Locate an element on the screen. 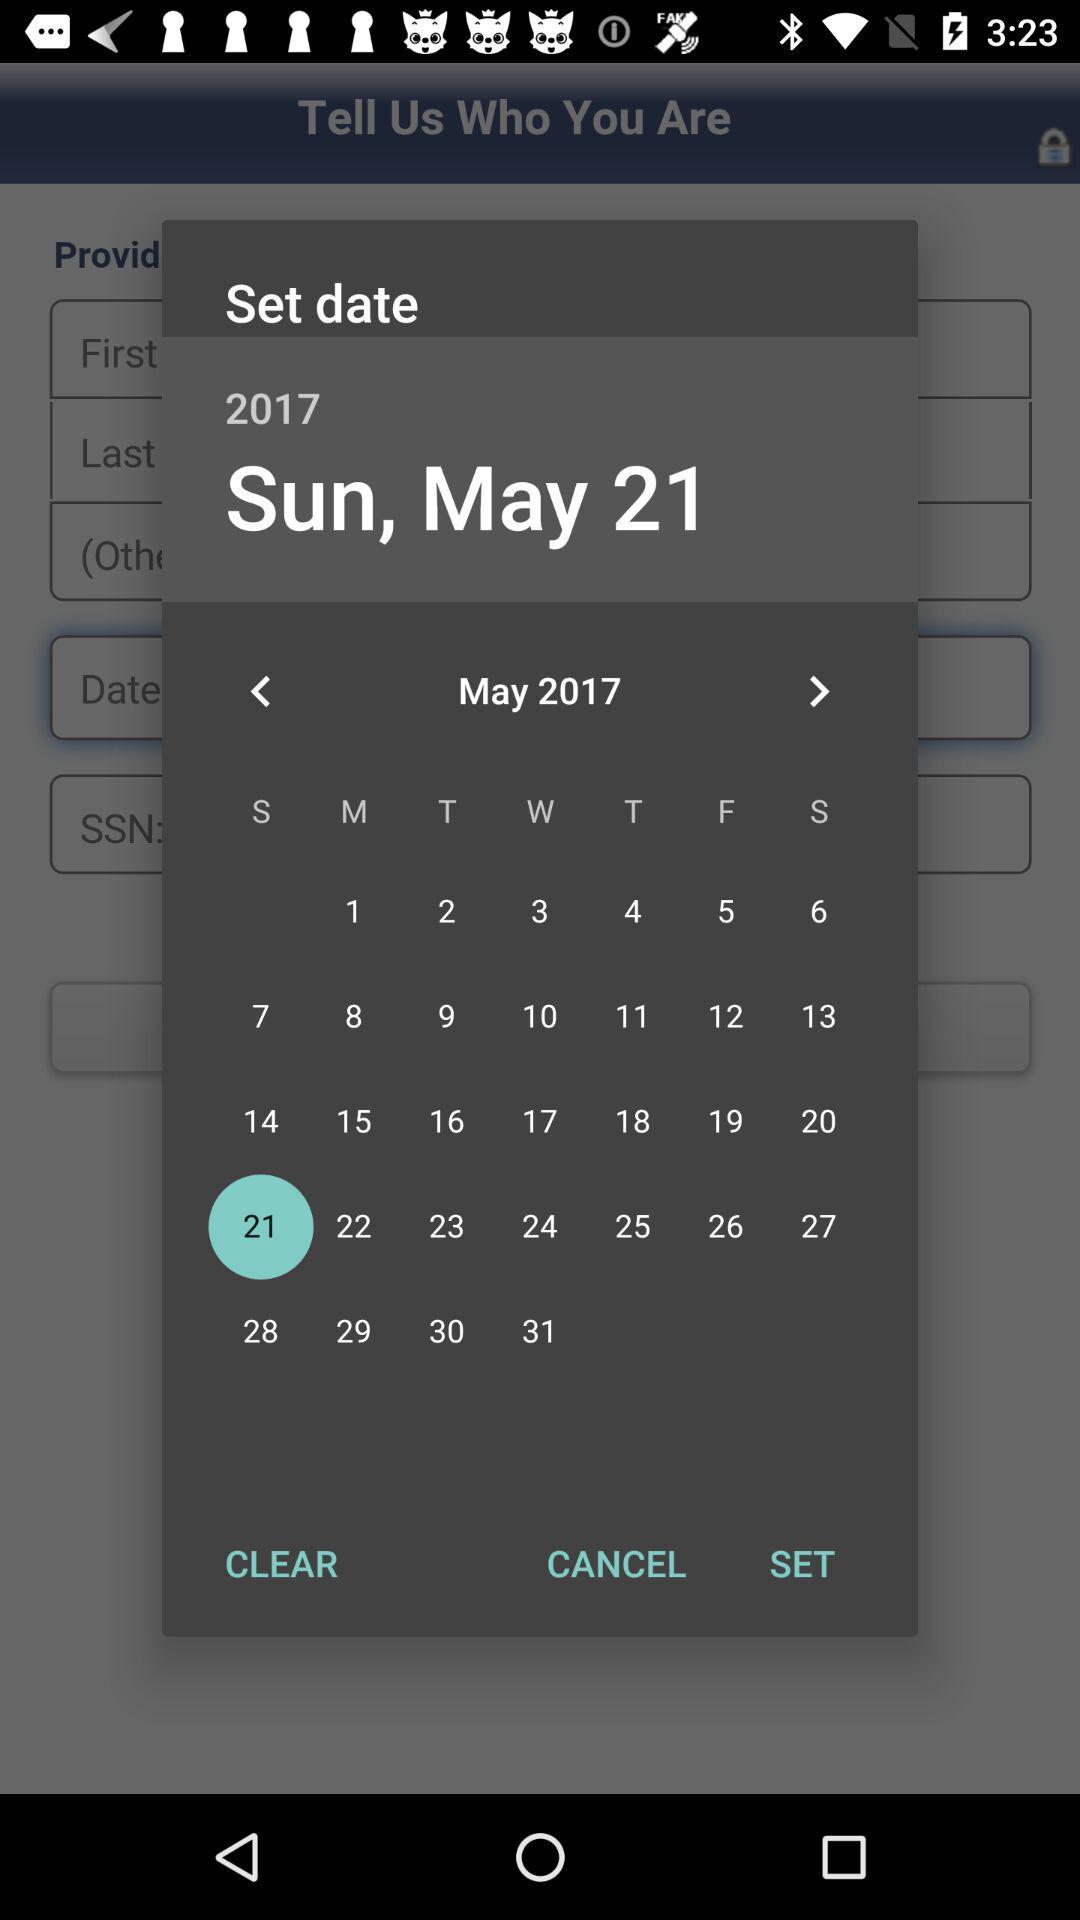  the icon next to cancel item is located at coordinates (281, 1562).